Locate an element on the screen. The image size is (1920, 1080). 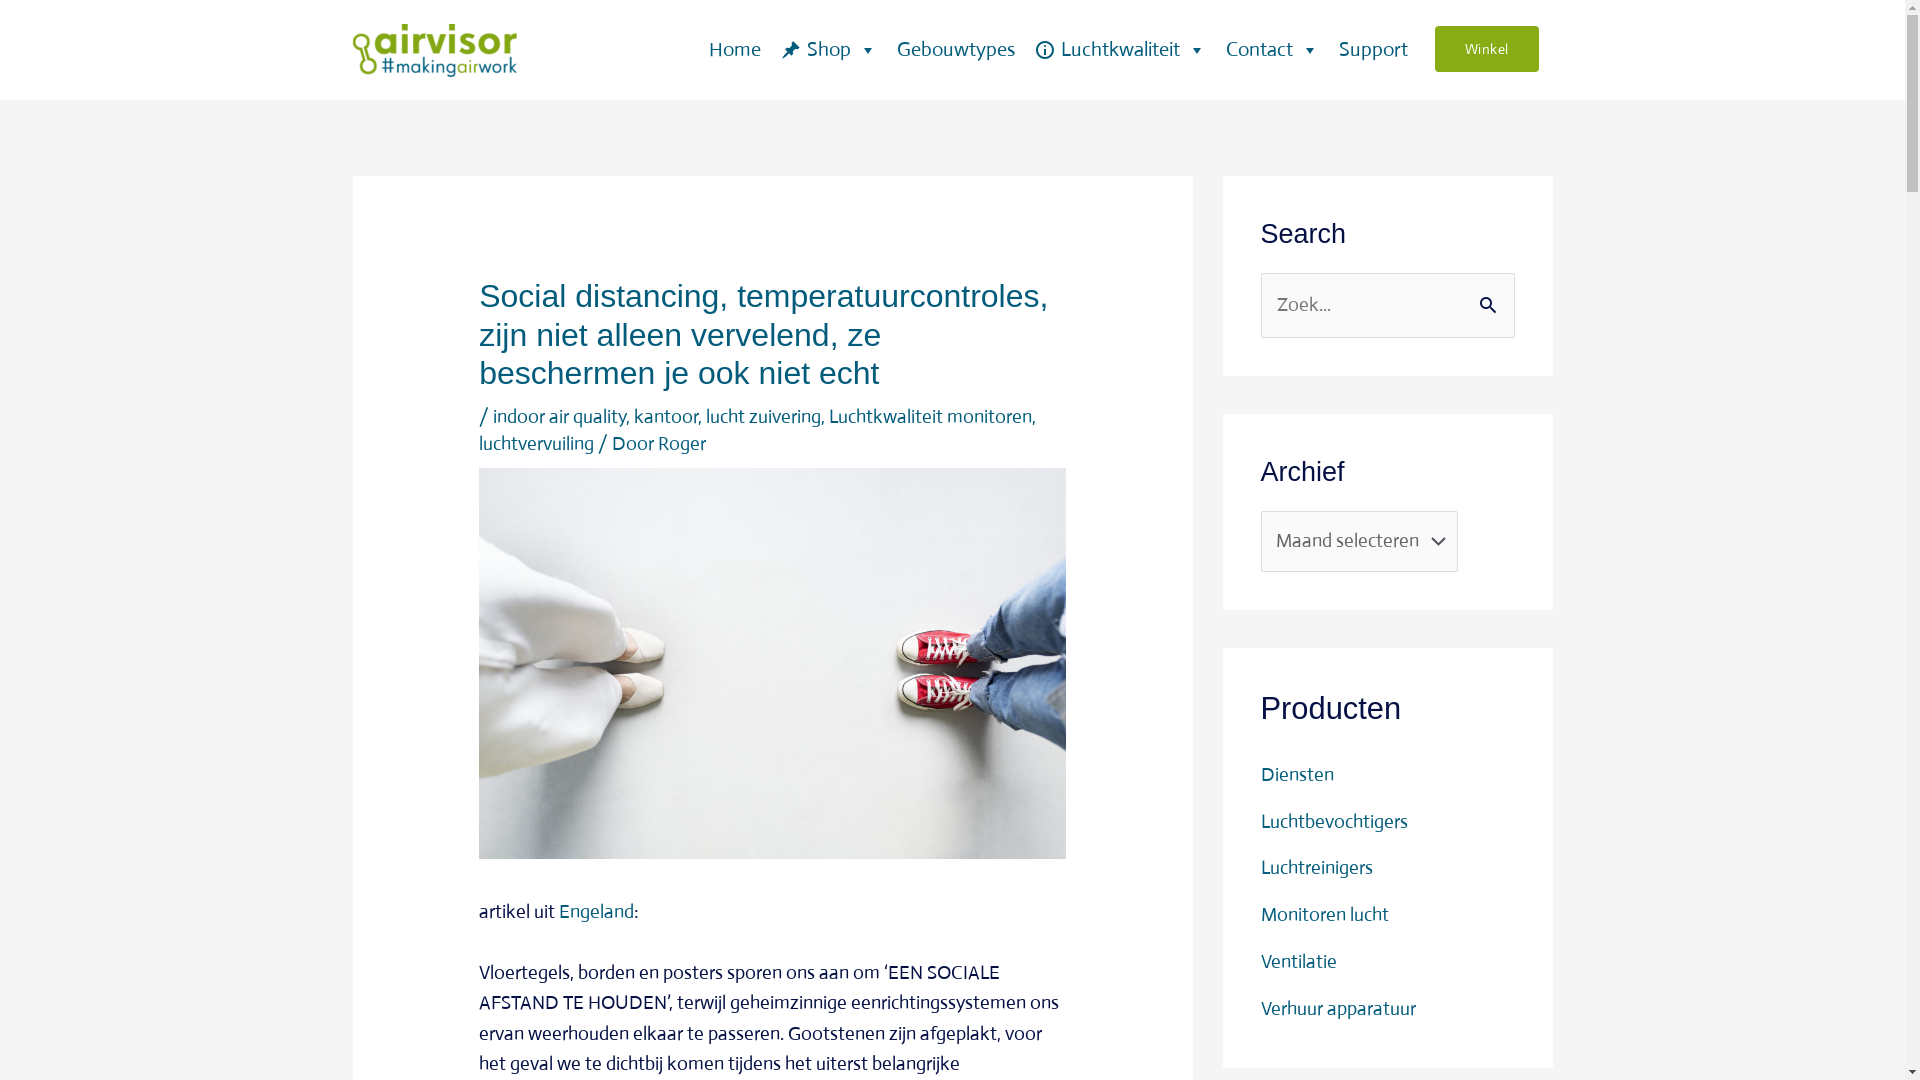
'Ventilatie' is located at coordinates (1297, 960).